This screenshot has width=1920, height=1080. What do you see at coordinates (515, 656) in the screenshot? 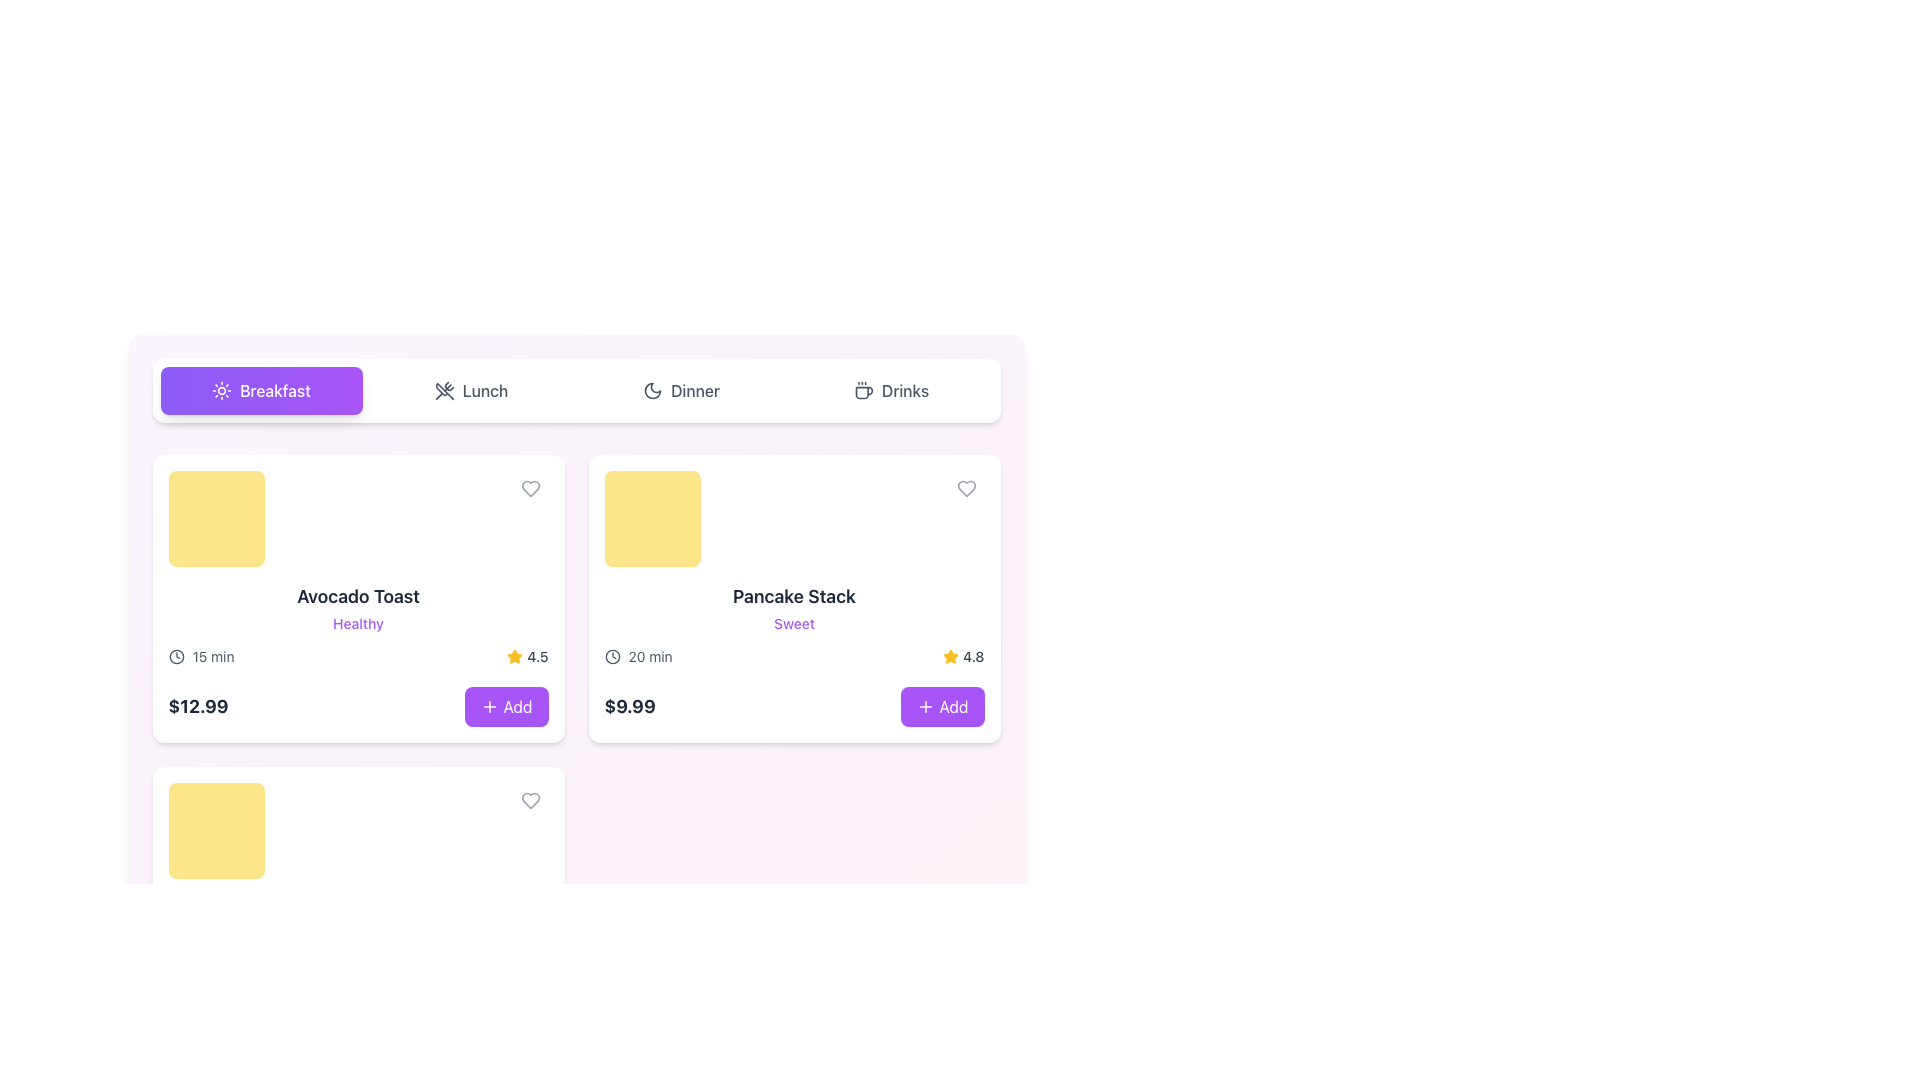
I see `the yellow star icon, which serves as a rating indicator for the 'Pancake Stack' item, positioned to the right of the item's title and aligned with the rating number '4.8'` at bounding box center [515, 656].